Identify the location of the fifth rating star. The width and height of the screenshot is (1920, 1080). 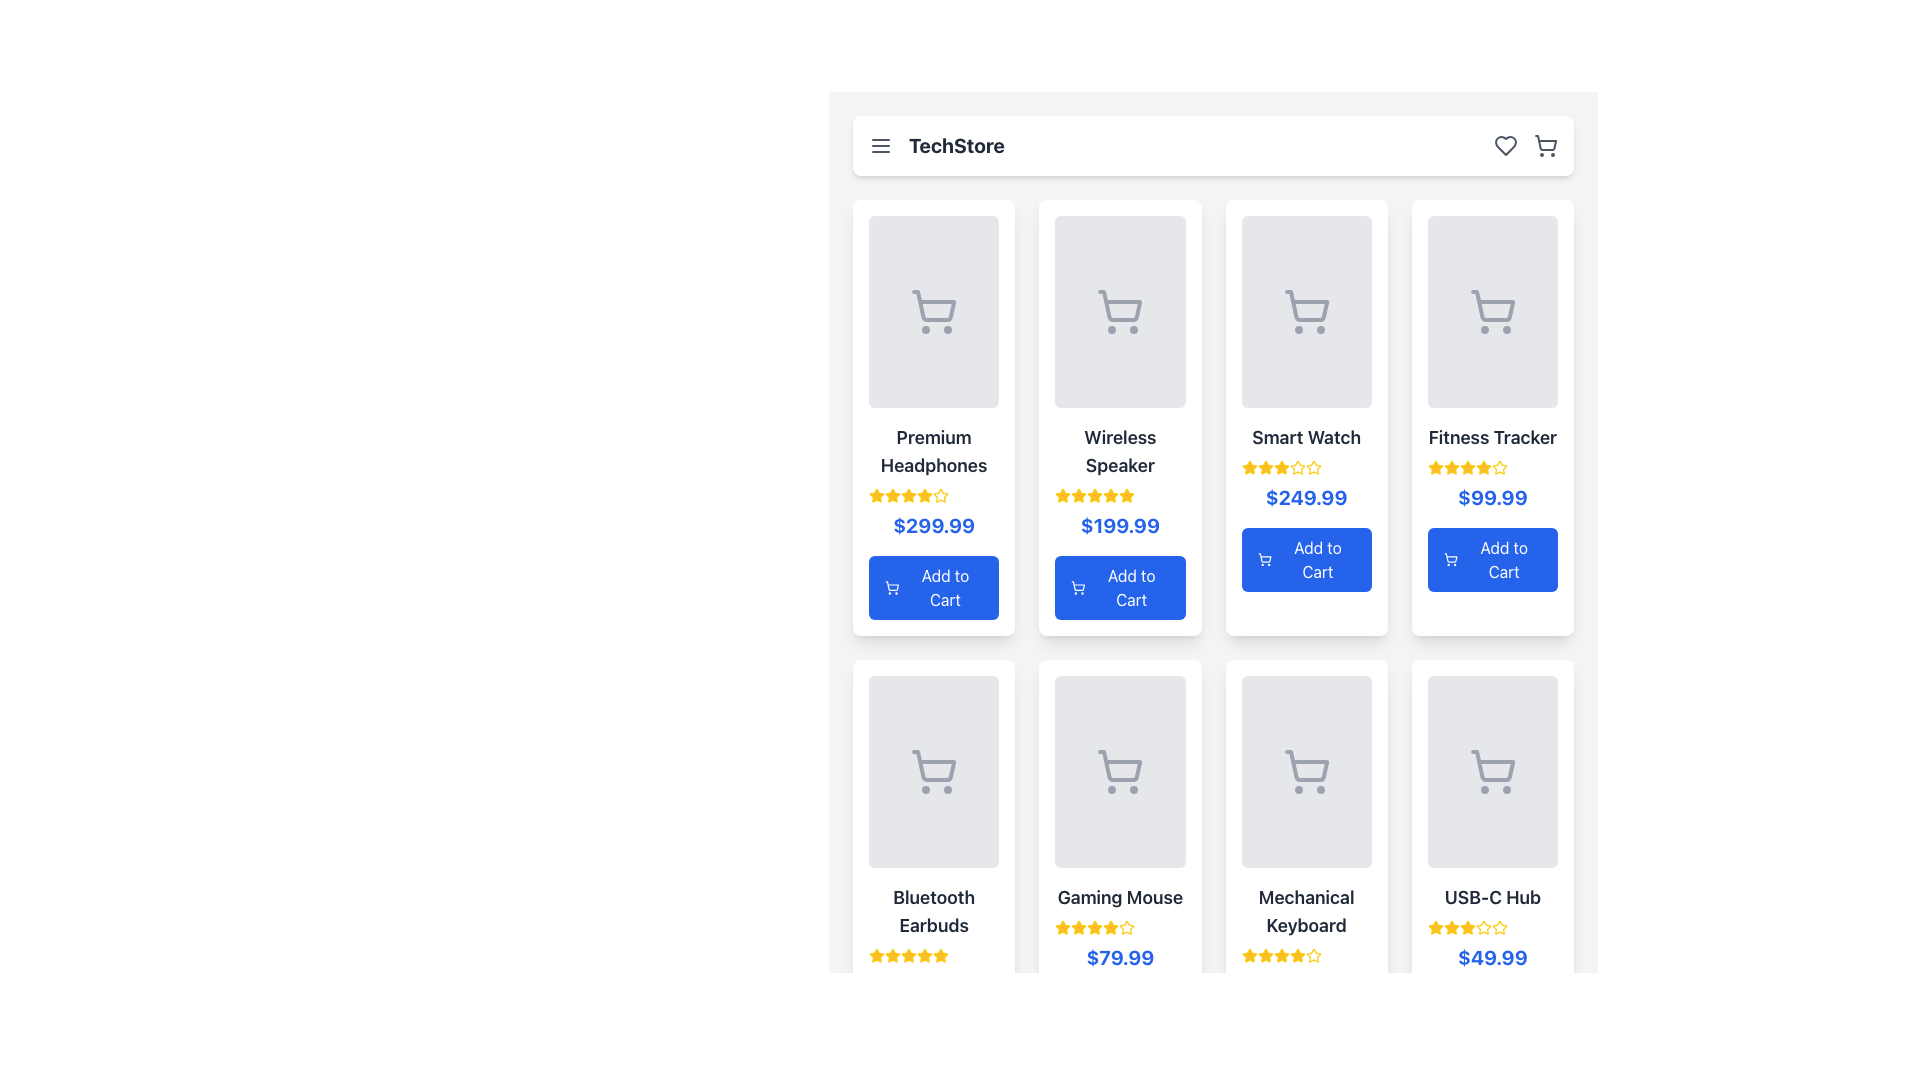
(1313, 467).